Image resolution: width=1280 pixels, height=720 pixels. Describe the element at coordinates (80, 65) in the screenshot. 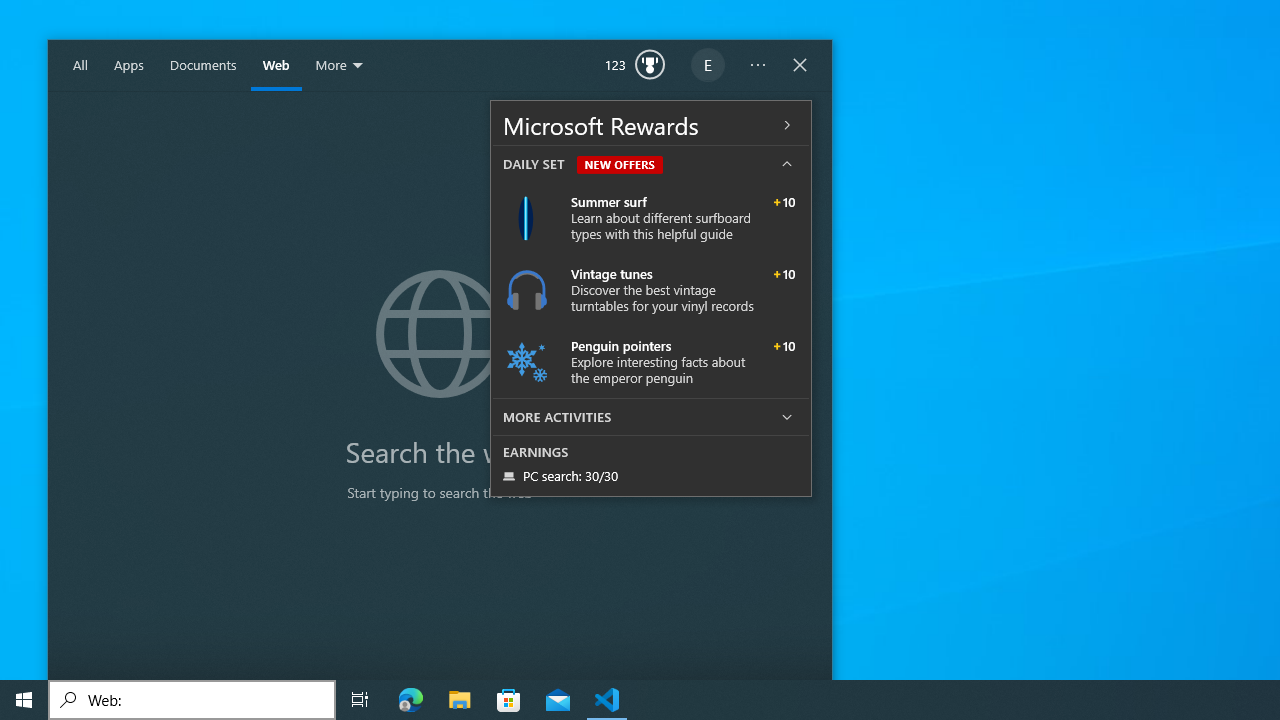

I see `'All'` at that location.